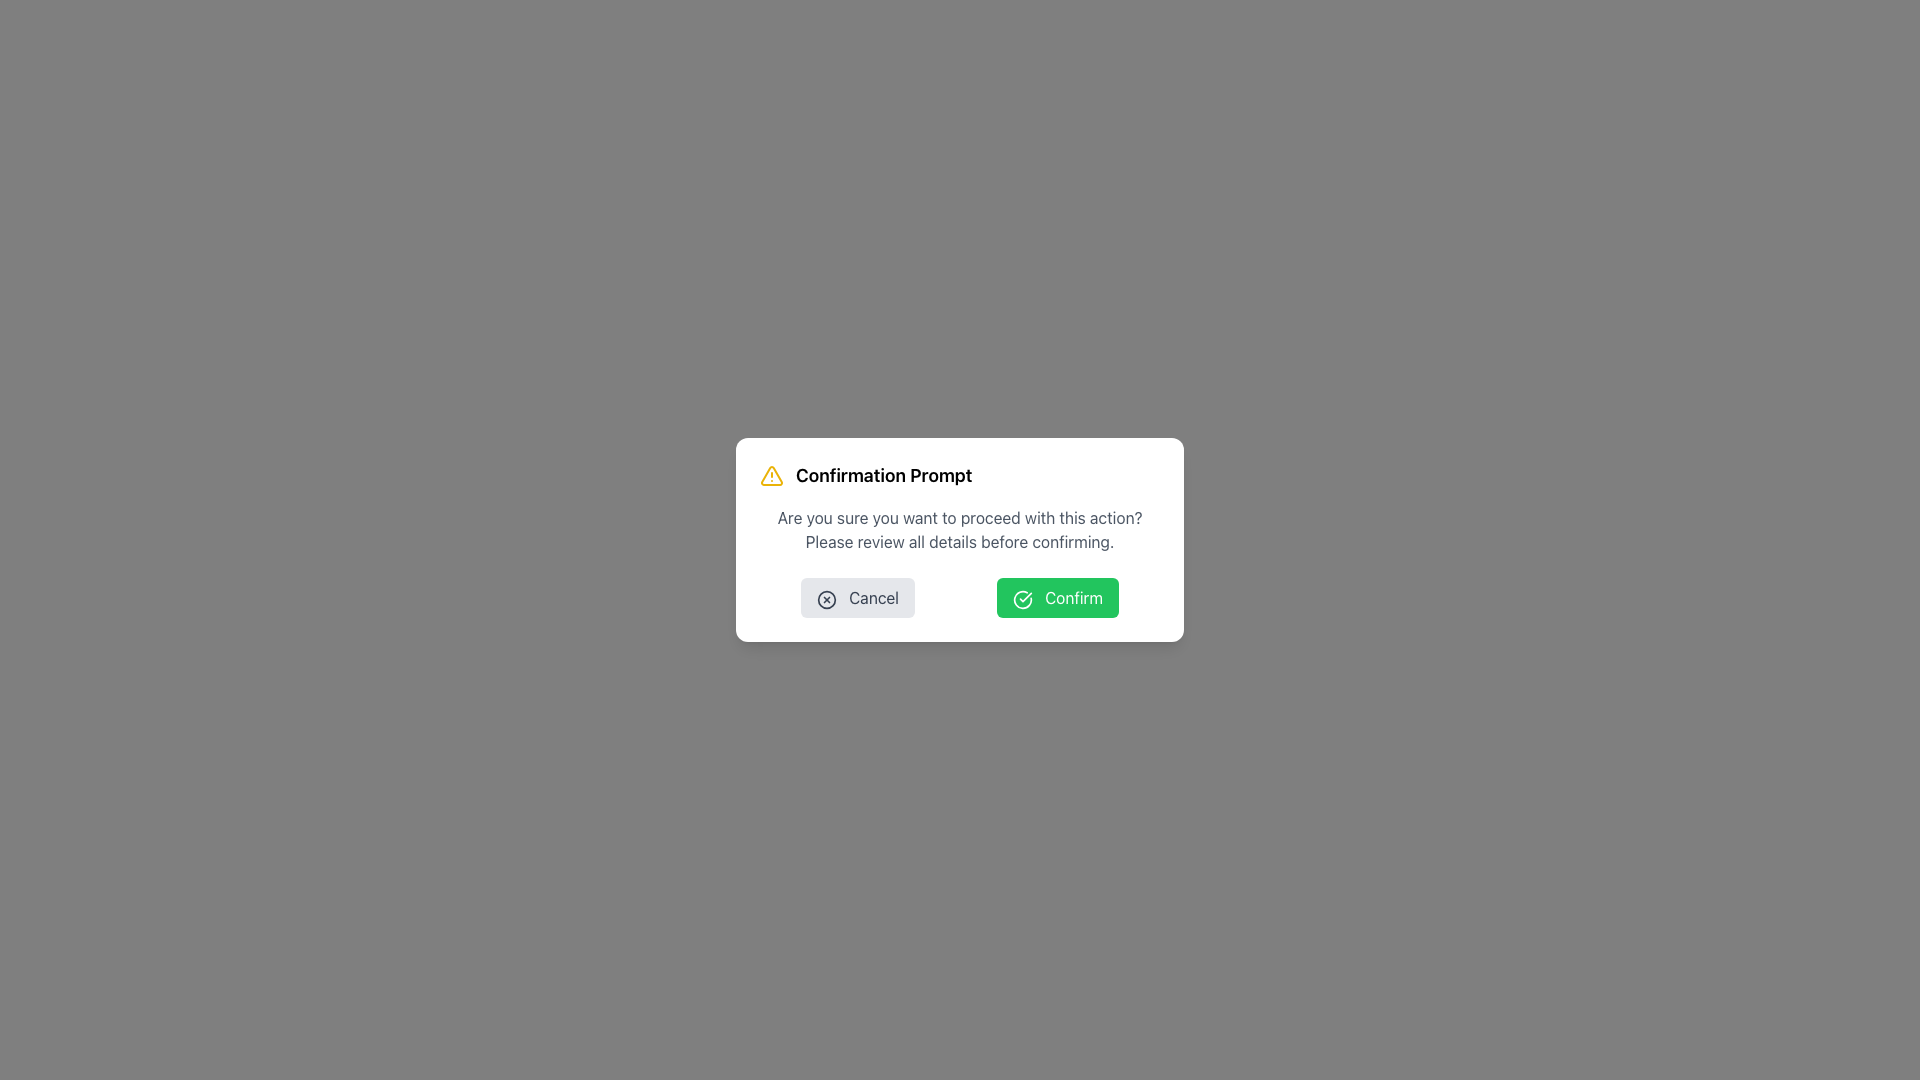 The image size is (1920, 1080). I want to click on the confirm button located to the right of the gray 'Cancel' button in the modal to confirm the action, so click(1056, 596).